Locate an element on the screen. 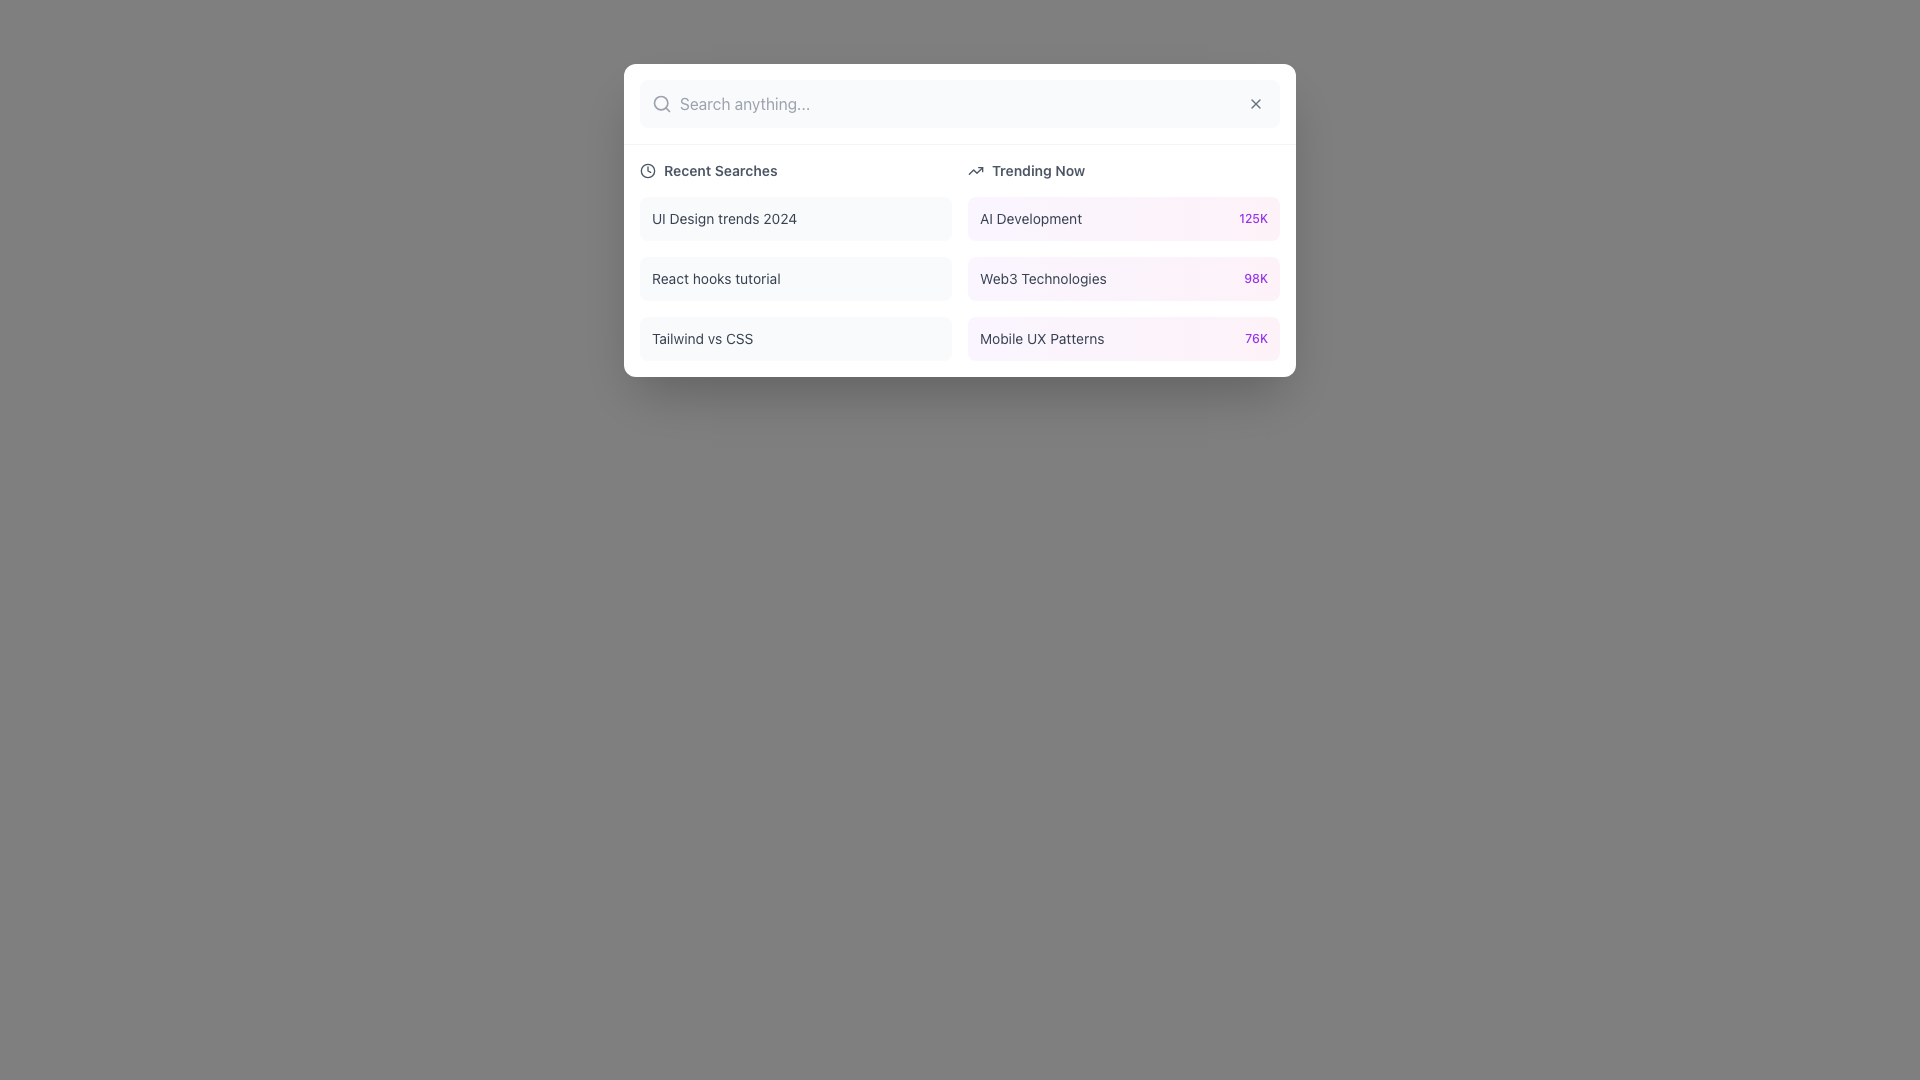  the 'X' shaped icon displayed within a compact circular button located at the top-right corner of the search interface window to observe hover effects is located at coordinates (1255, 104).